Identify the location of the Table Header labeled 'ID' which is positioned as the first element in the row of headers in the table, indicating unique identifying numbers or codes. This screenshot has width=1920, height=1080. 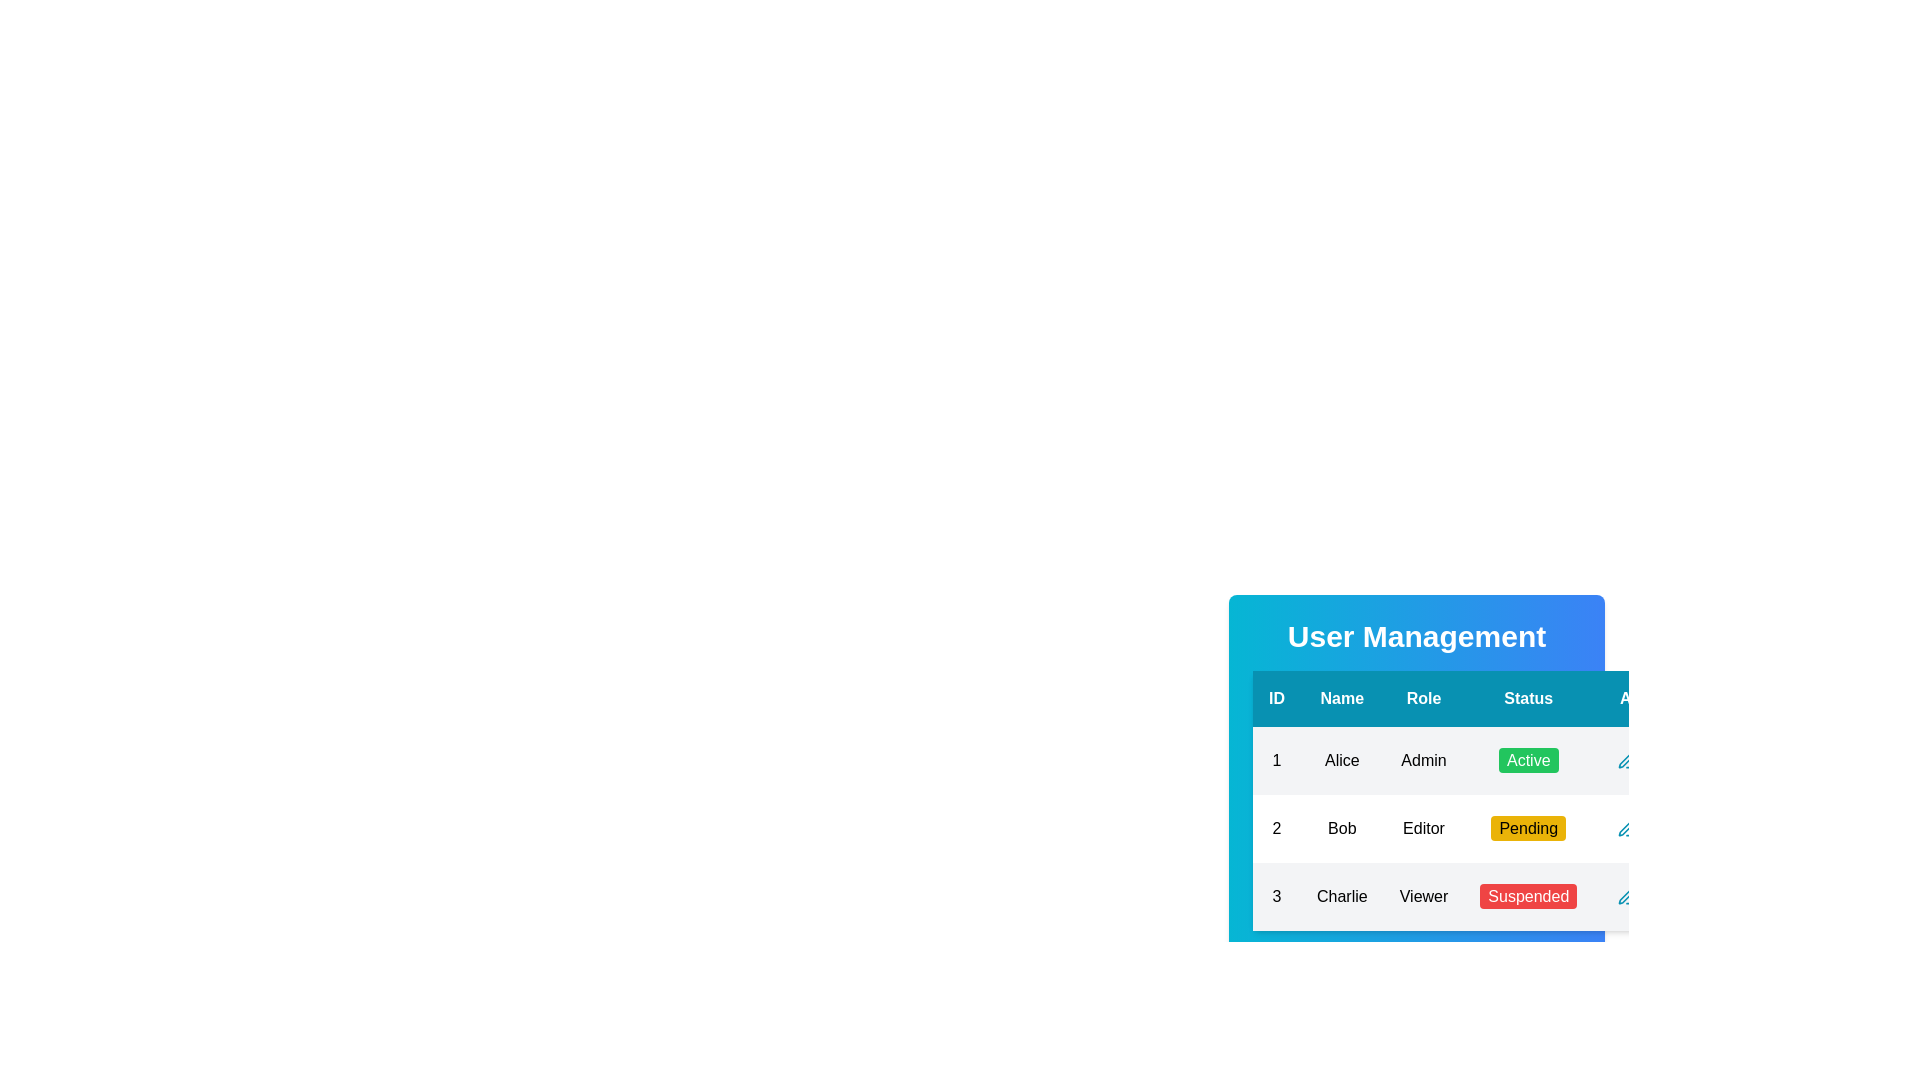
(1275, 697).